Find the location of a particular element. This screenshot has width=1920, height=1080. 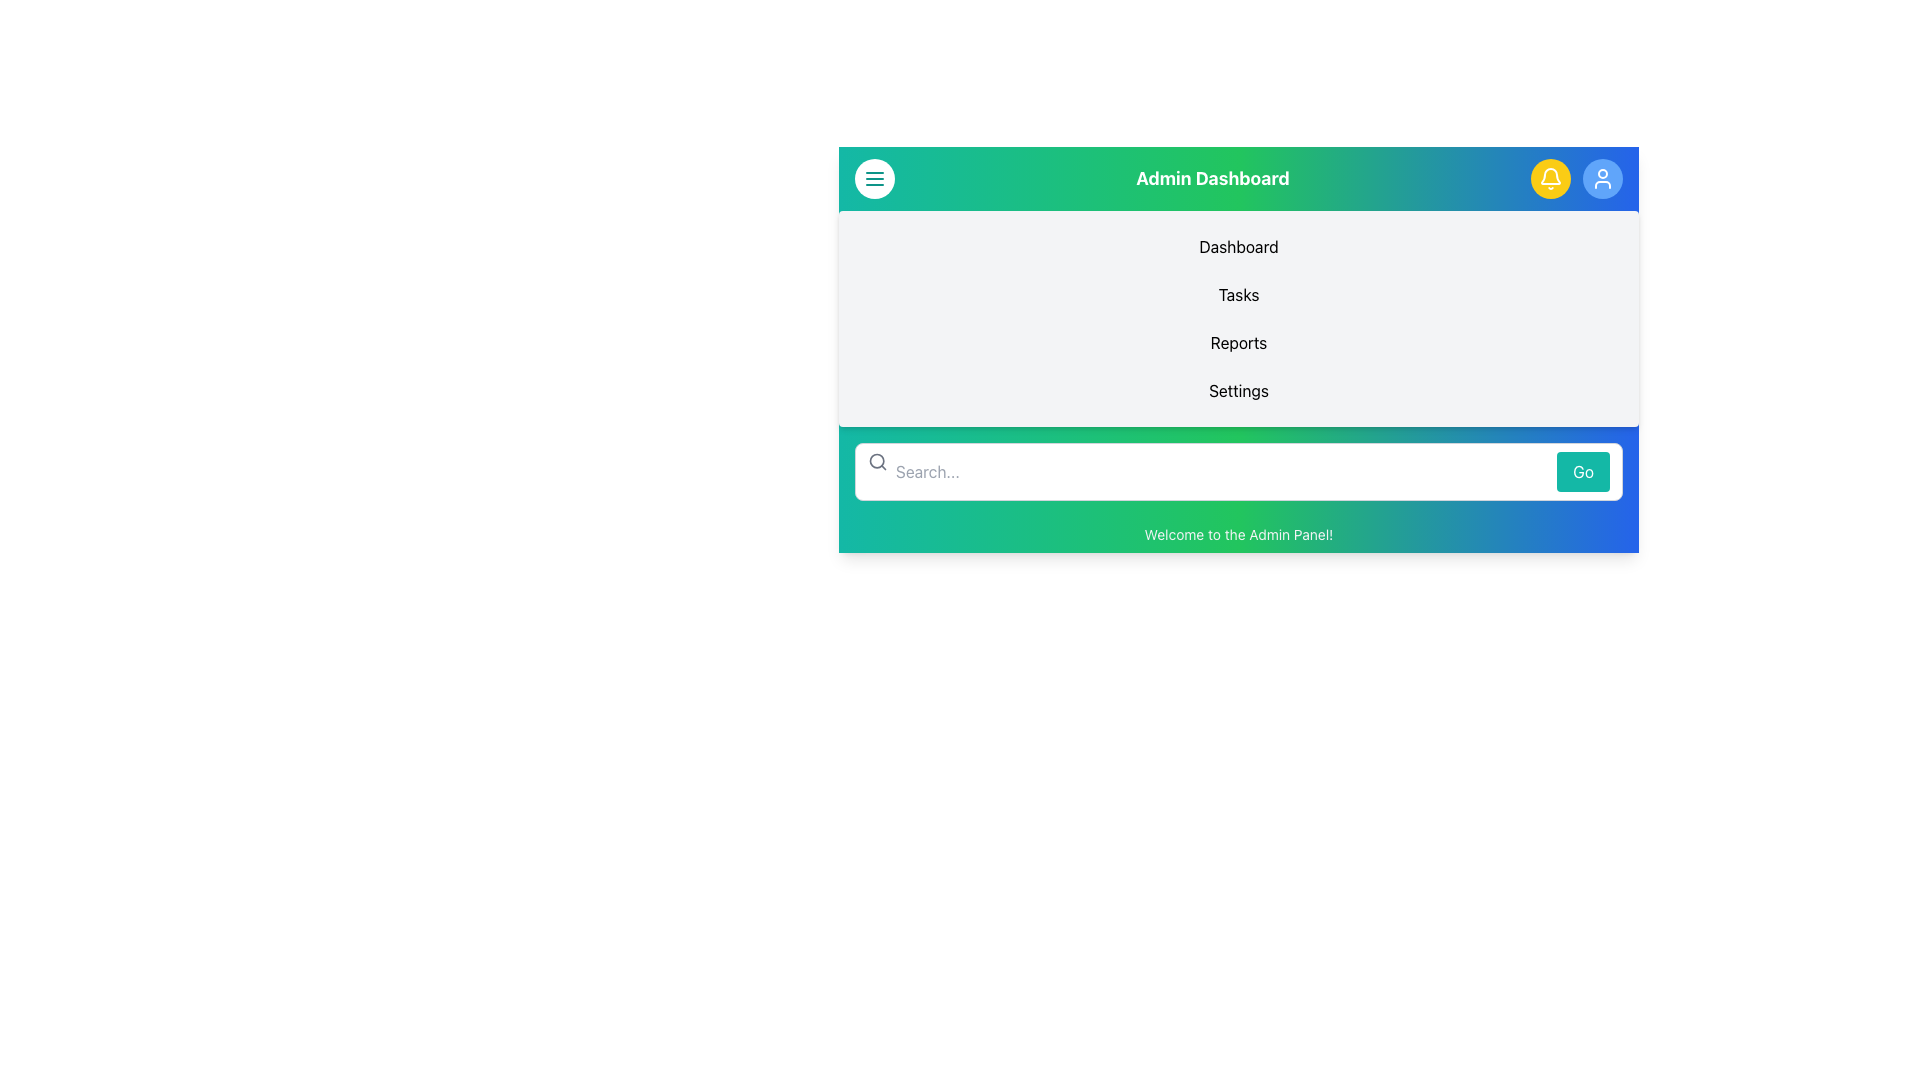

the bell icon located in the top-right corner of the interface is located at coordinates (1549, 177).